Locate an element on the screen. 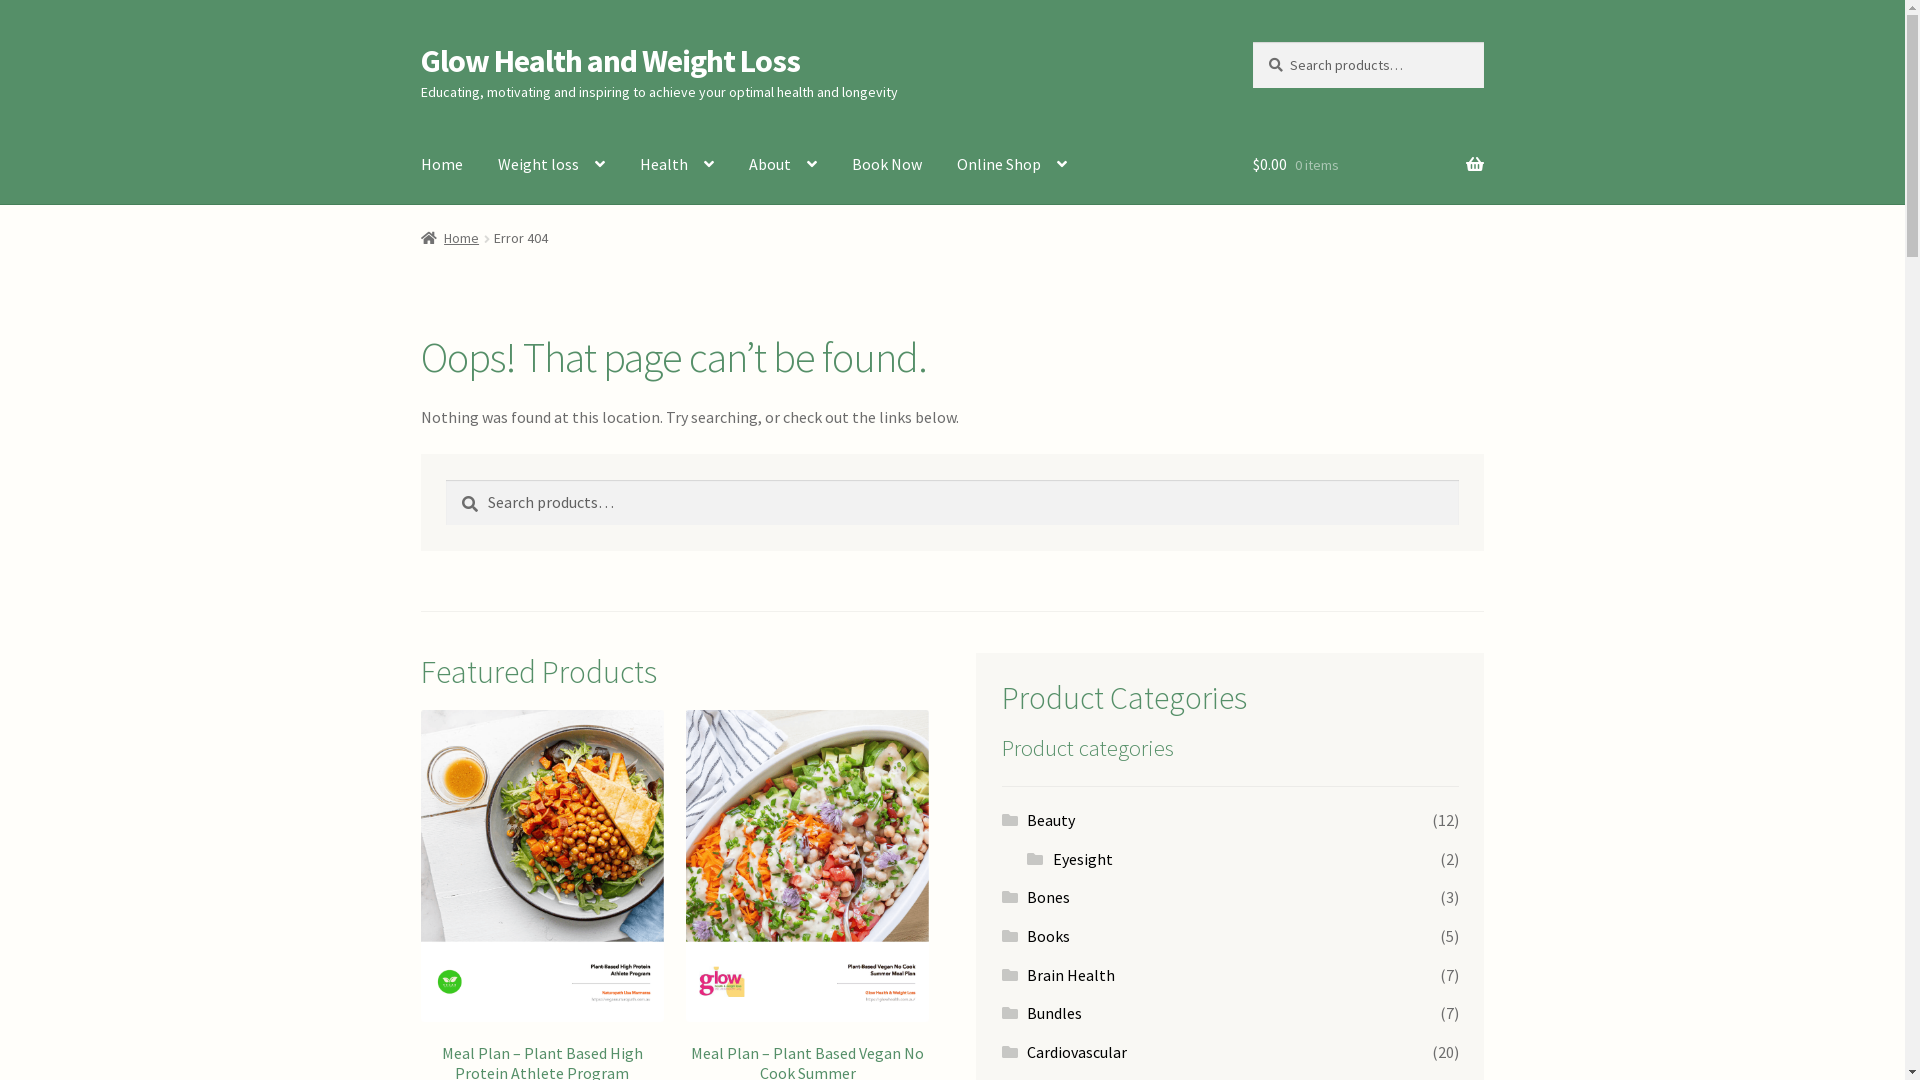 The image size is (1920, 1080). 'Beauty' is located at coordinates (1027, 820).